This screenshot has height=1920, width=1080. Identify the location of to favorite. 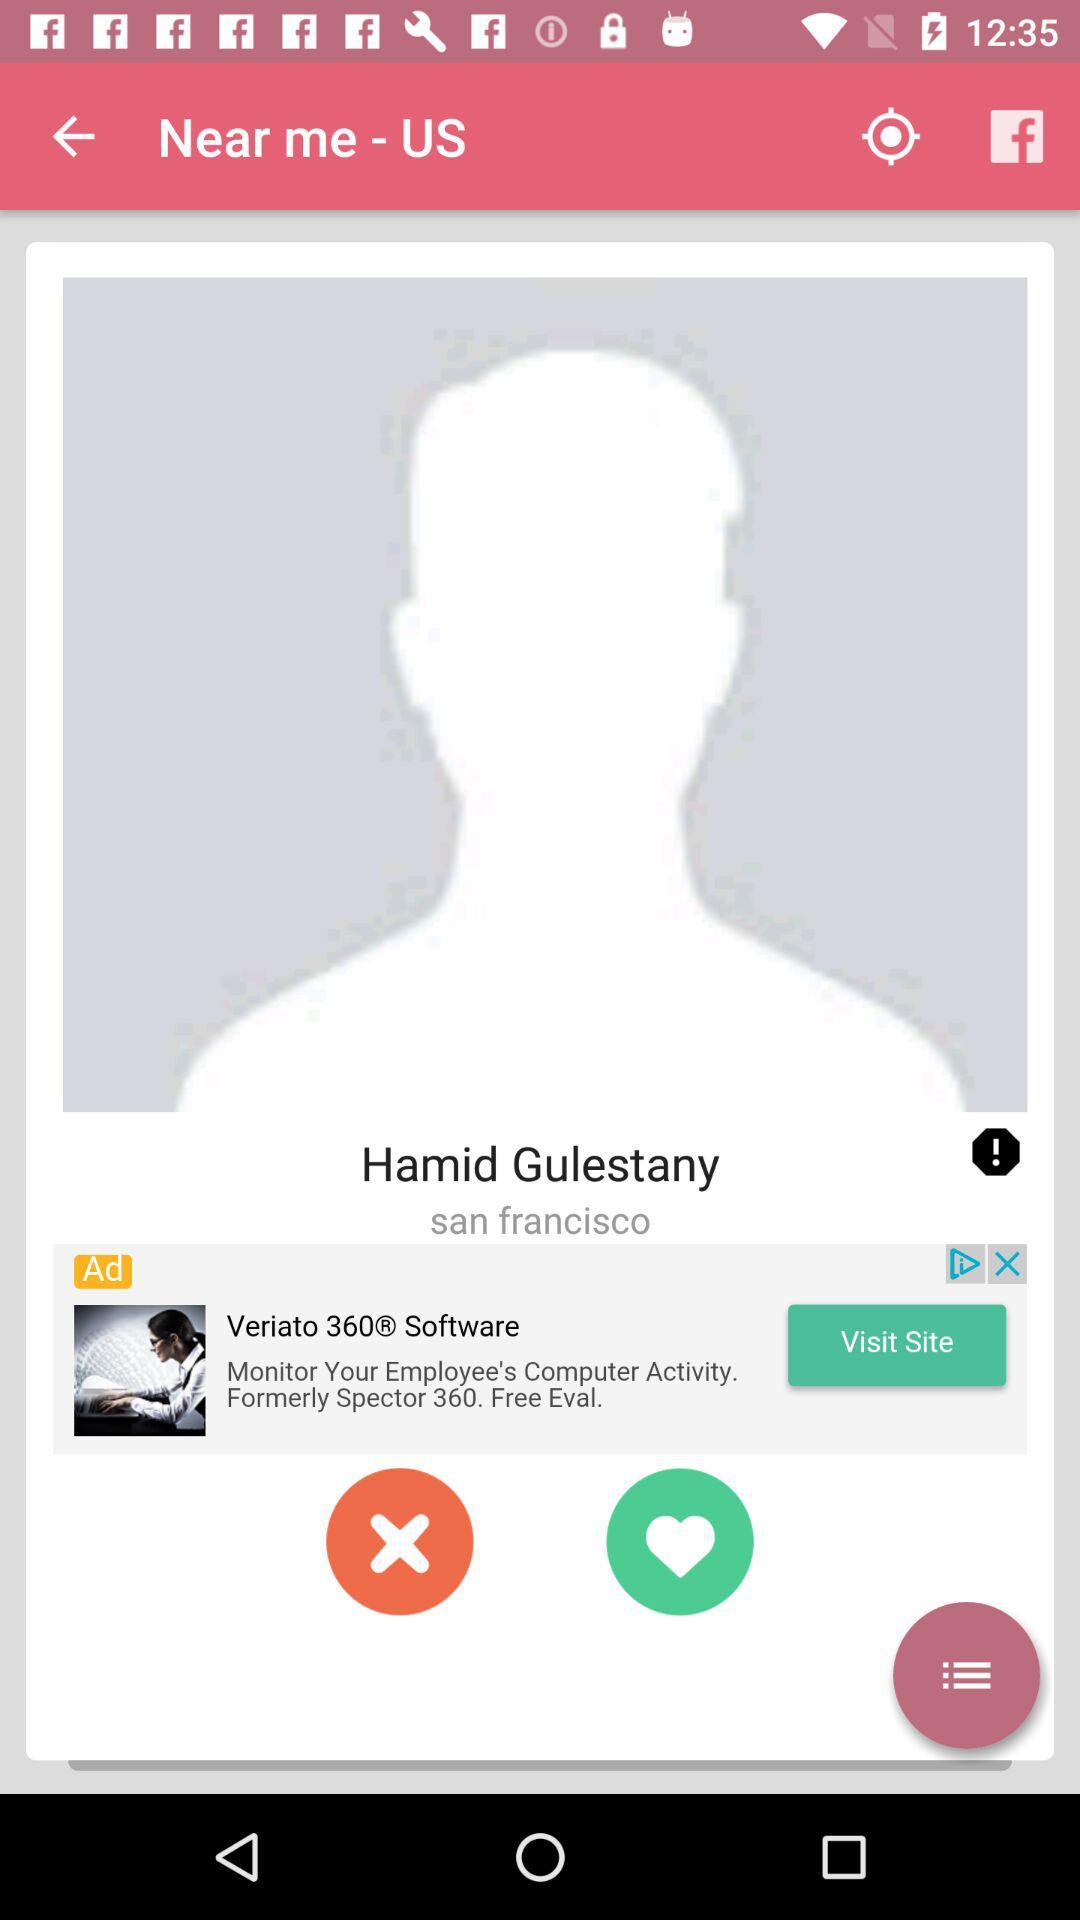
(678, 1540).